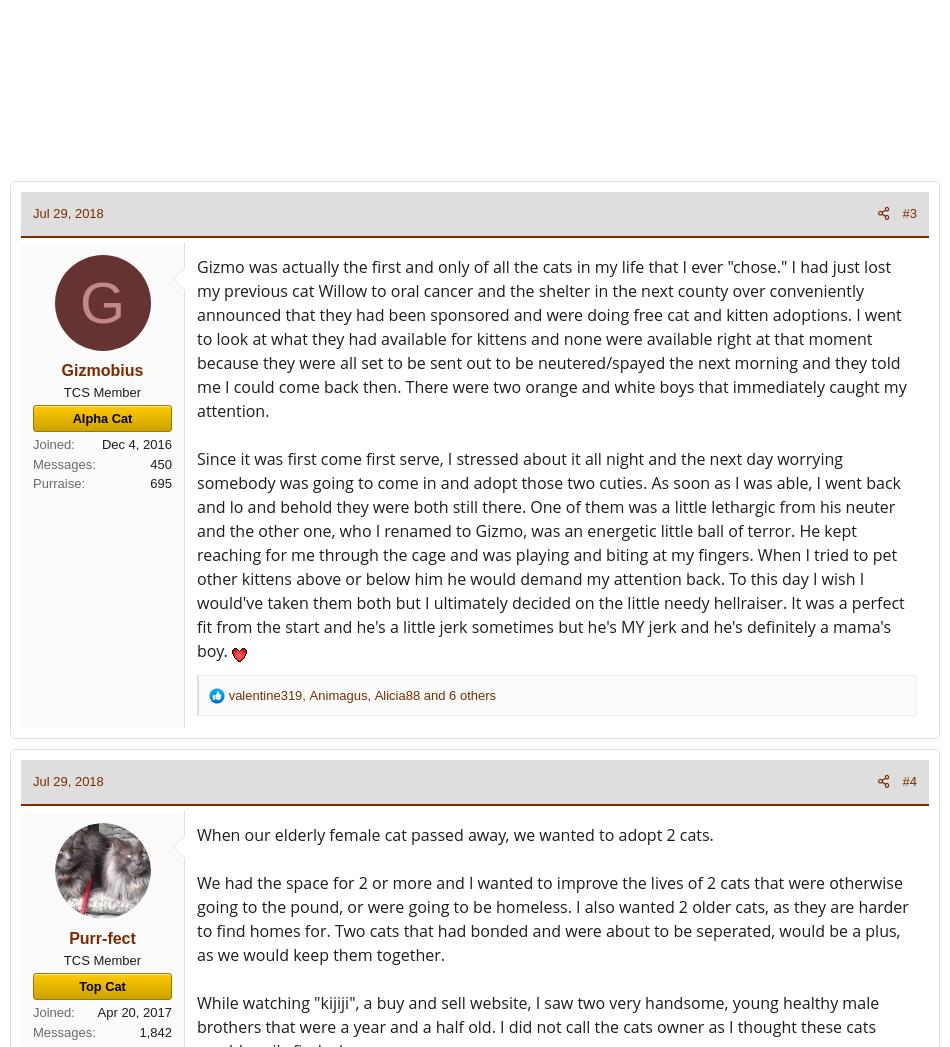 The width and height of the screenshot is (950, 1047). What do you see at coordinates (102, 985) in the screenshot?
I see `'Top Cat'` at bounding box center [102, 985].